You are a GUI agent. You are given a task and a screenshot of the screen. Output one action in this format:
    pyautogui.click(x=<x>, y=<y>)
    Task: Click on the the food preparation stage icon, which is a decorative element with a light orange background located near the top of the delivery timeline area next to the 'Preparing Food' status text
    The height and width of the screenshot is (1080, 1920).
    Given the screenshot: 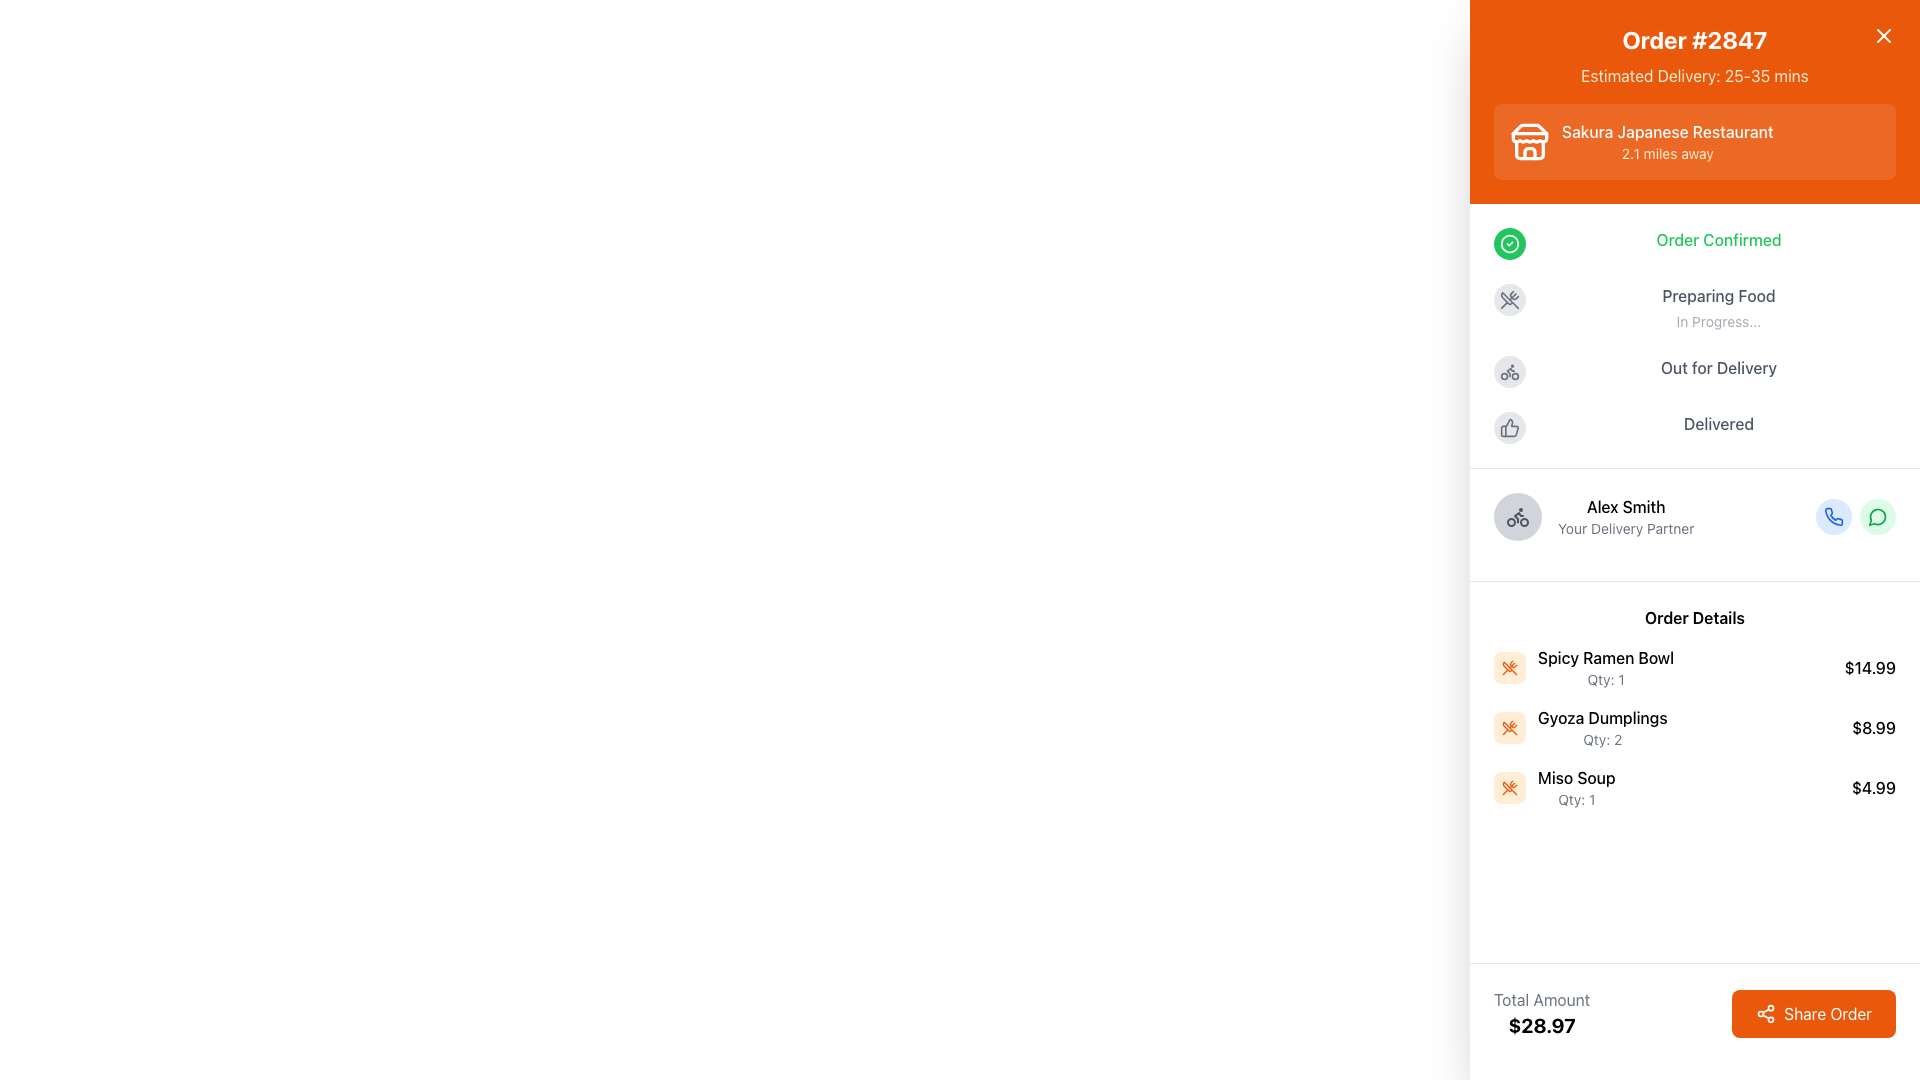 What is the action you would take?
    pyautogui.click(x=1510, y=786)
    